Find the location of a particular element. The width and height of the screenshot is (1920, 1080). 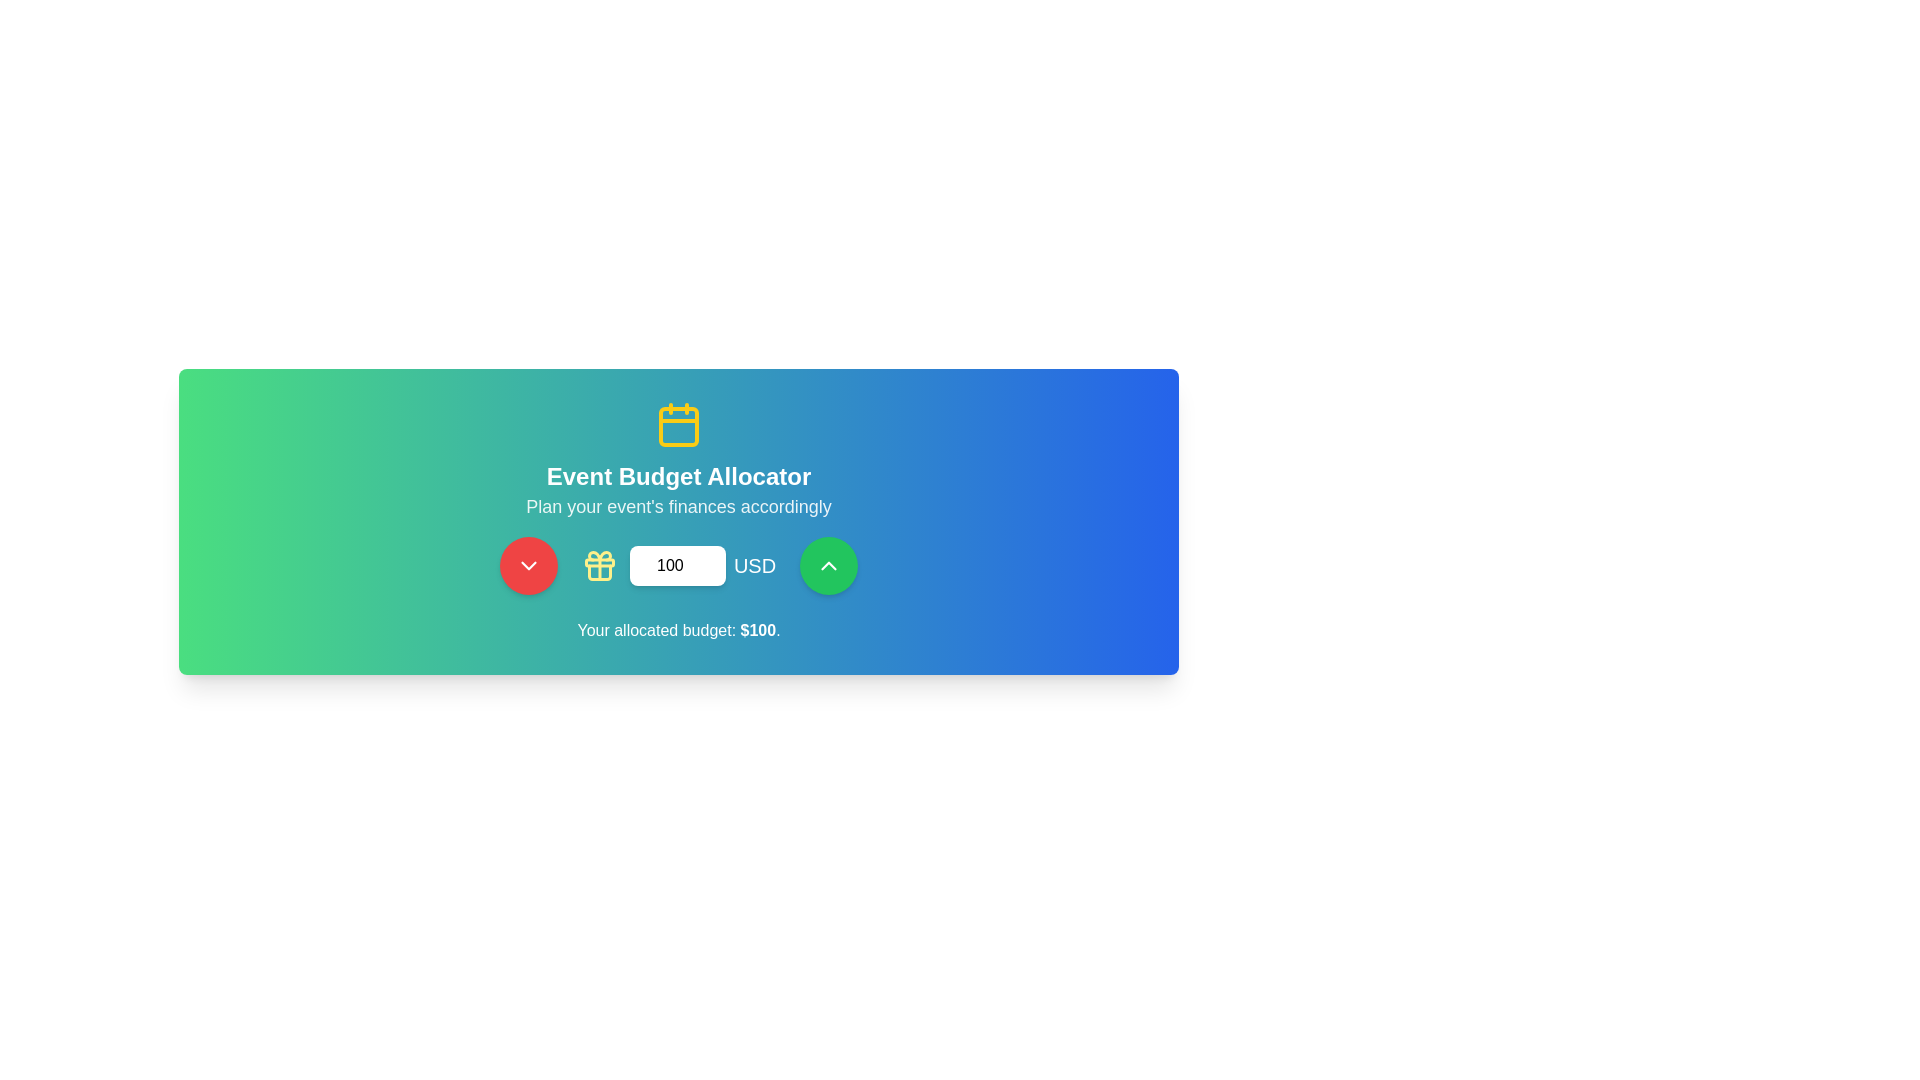

the text label providing context for the 'Event Budget Allocator', which is positioned centrally below the main heading is located at coordinates (678, 505).